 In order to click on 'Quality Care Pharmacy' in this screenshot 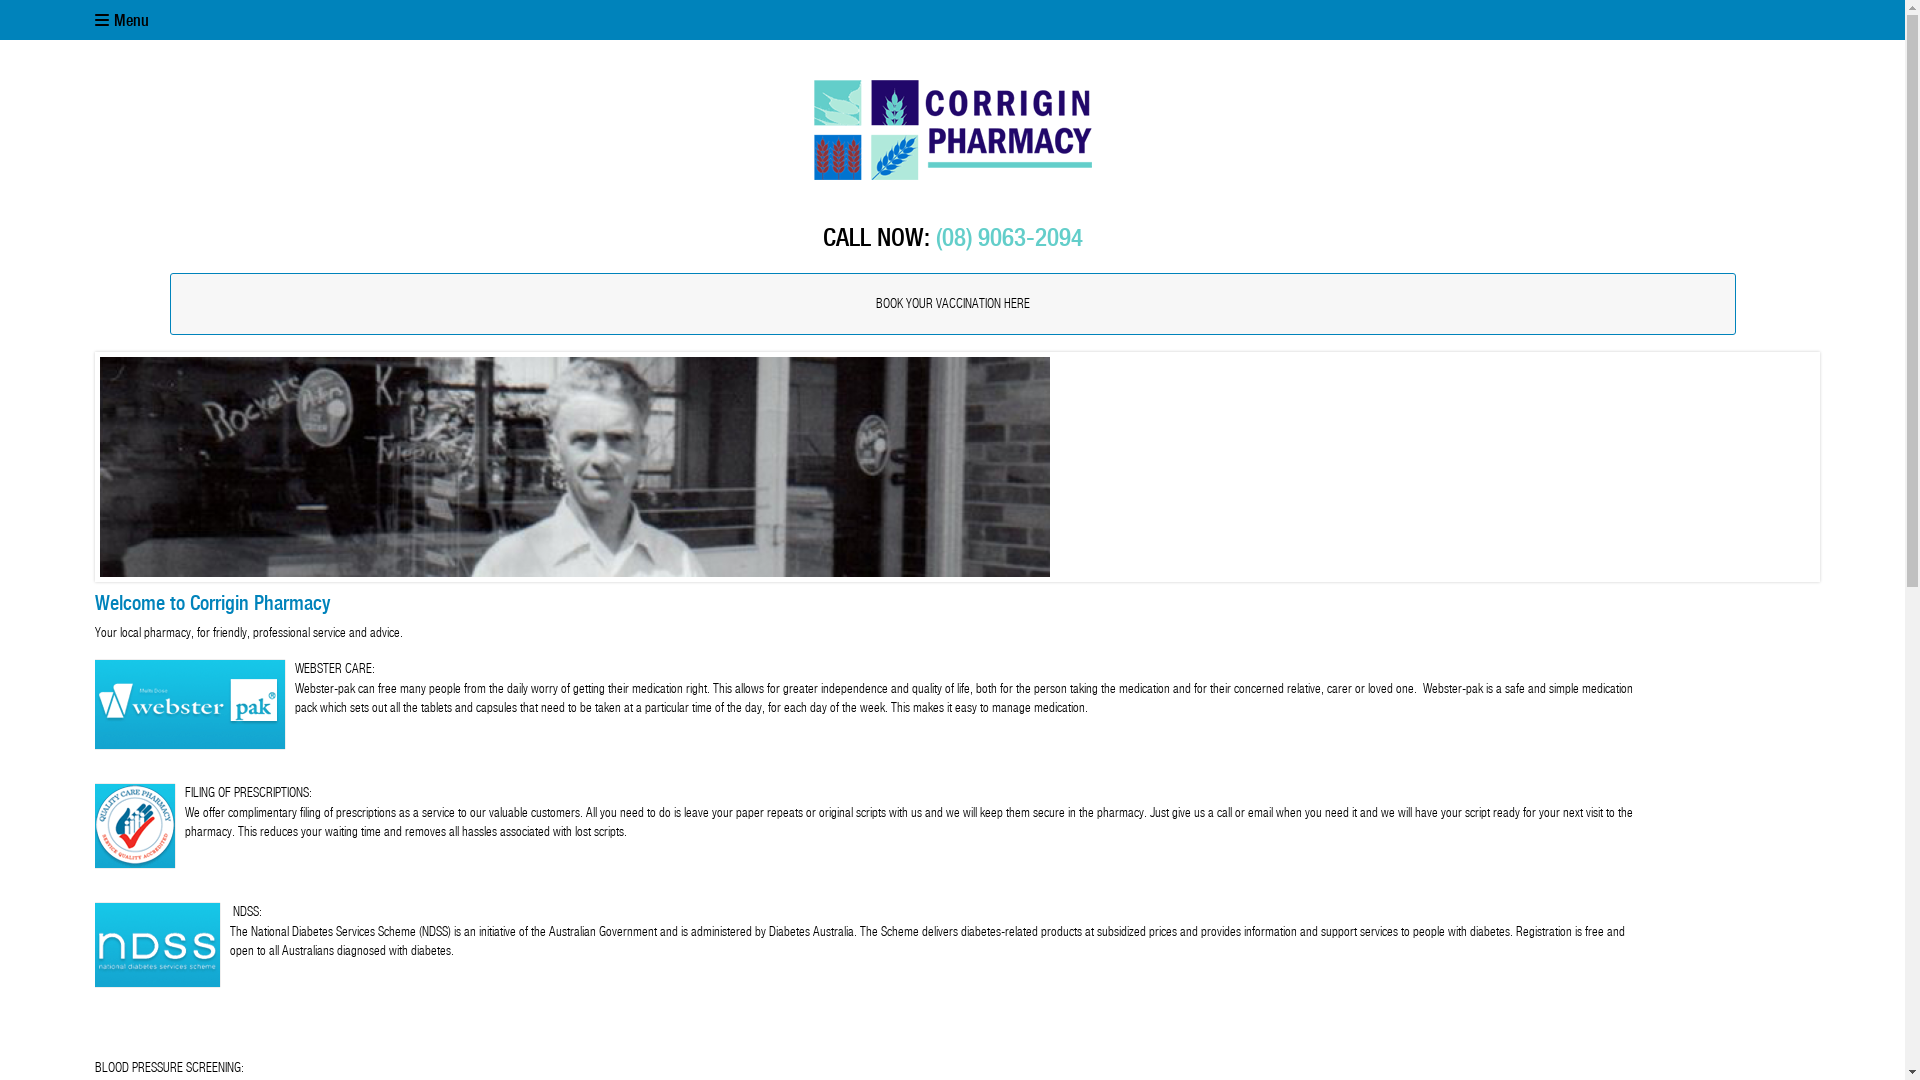, I will do `click(94, 825)`.